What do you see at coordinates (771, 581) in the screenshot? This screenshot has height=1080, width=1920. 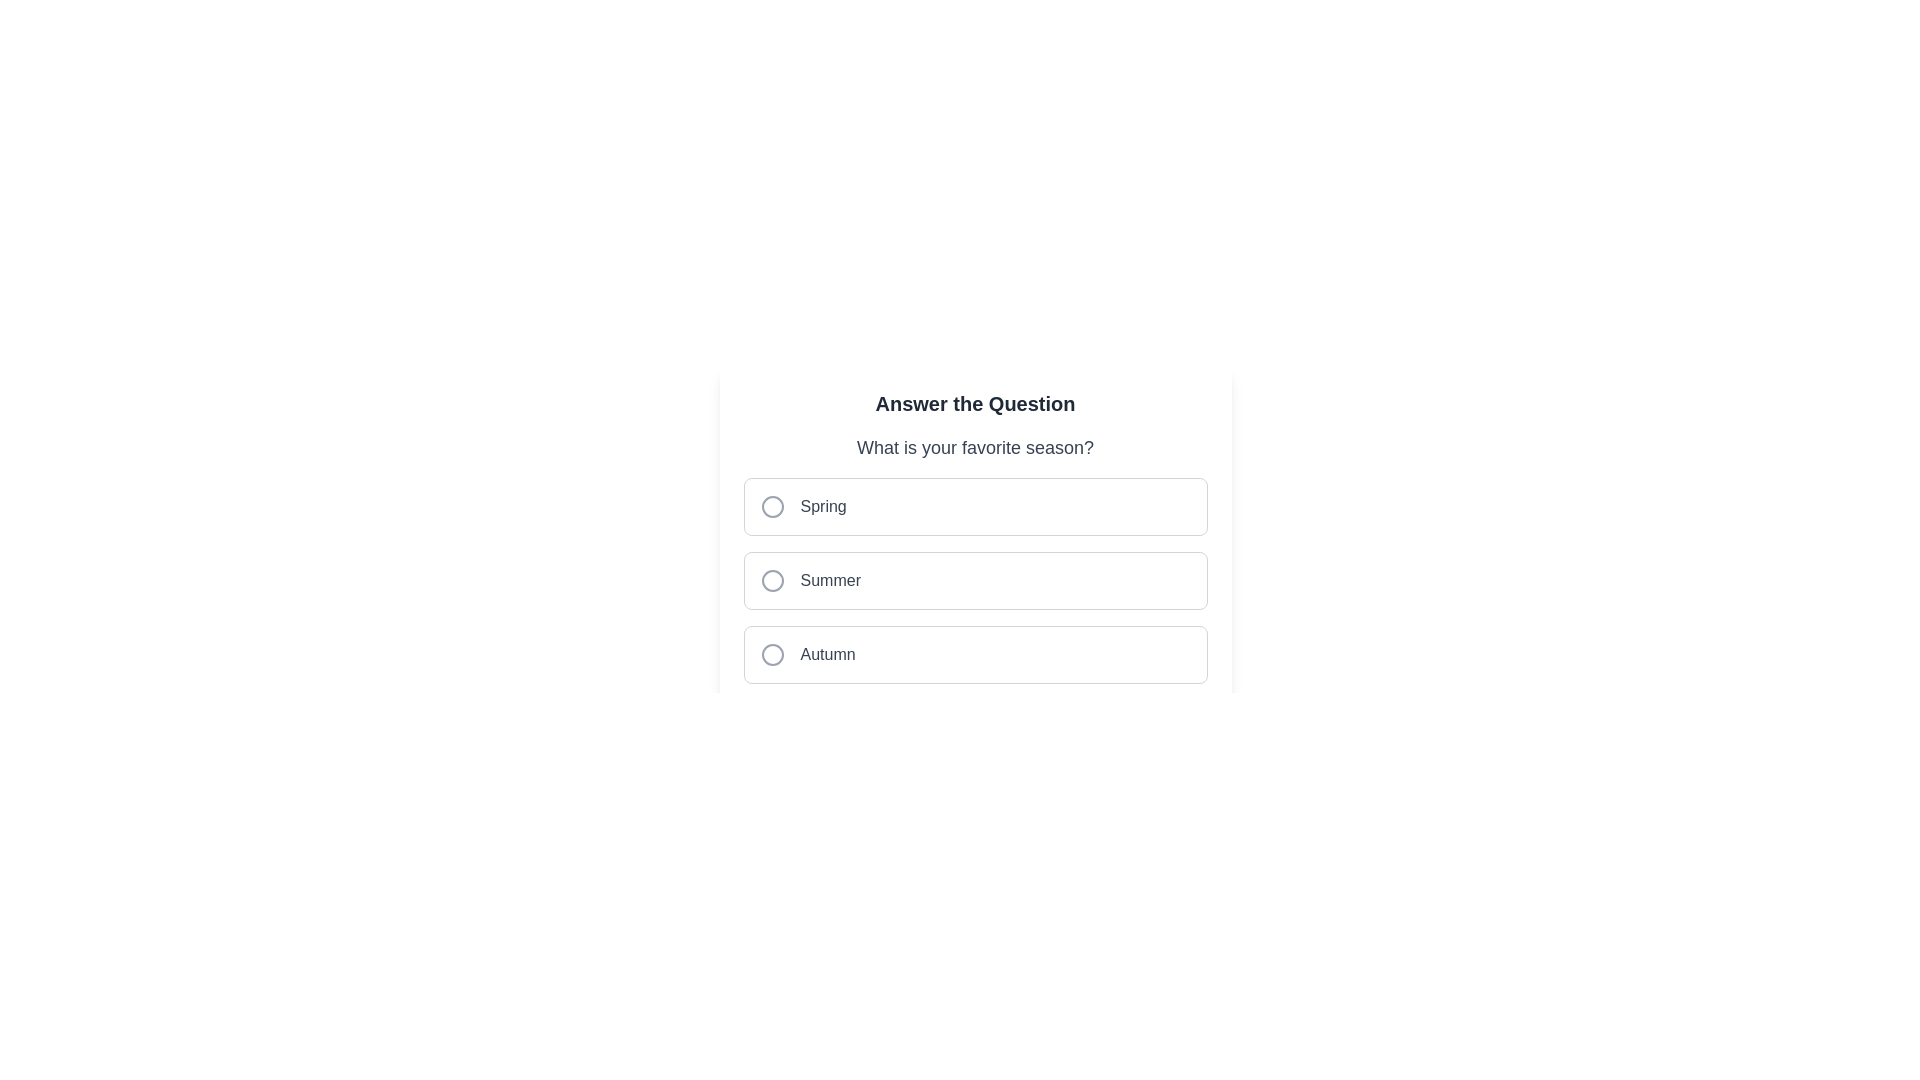 I see `the radio button for the 'Summer' option` at bounding box center [771, 581].